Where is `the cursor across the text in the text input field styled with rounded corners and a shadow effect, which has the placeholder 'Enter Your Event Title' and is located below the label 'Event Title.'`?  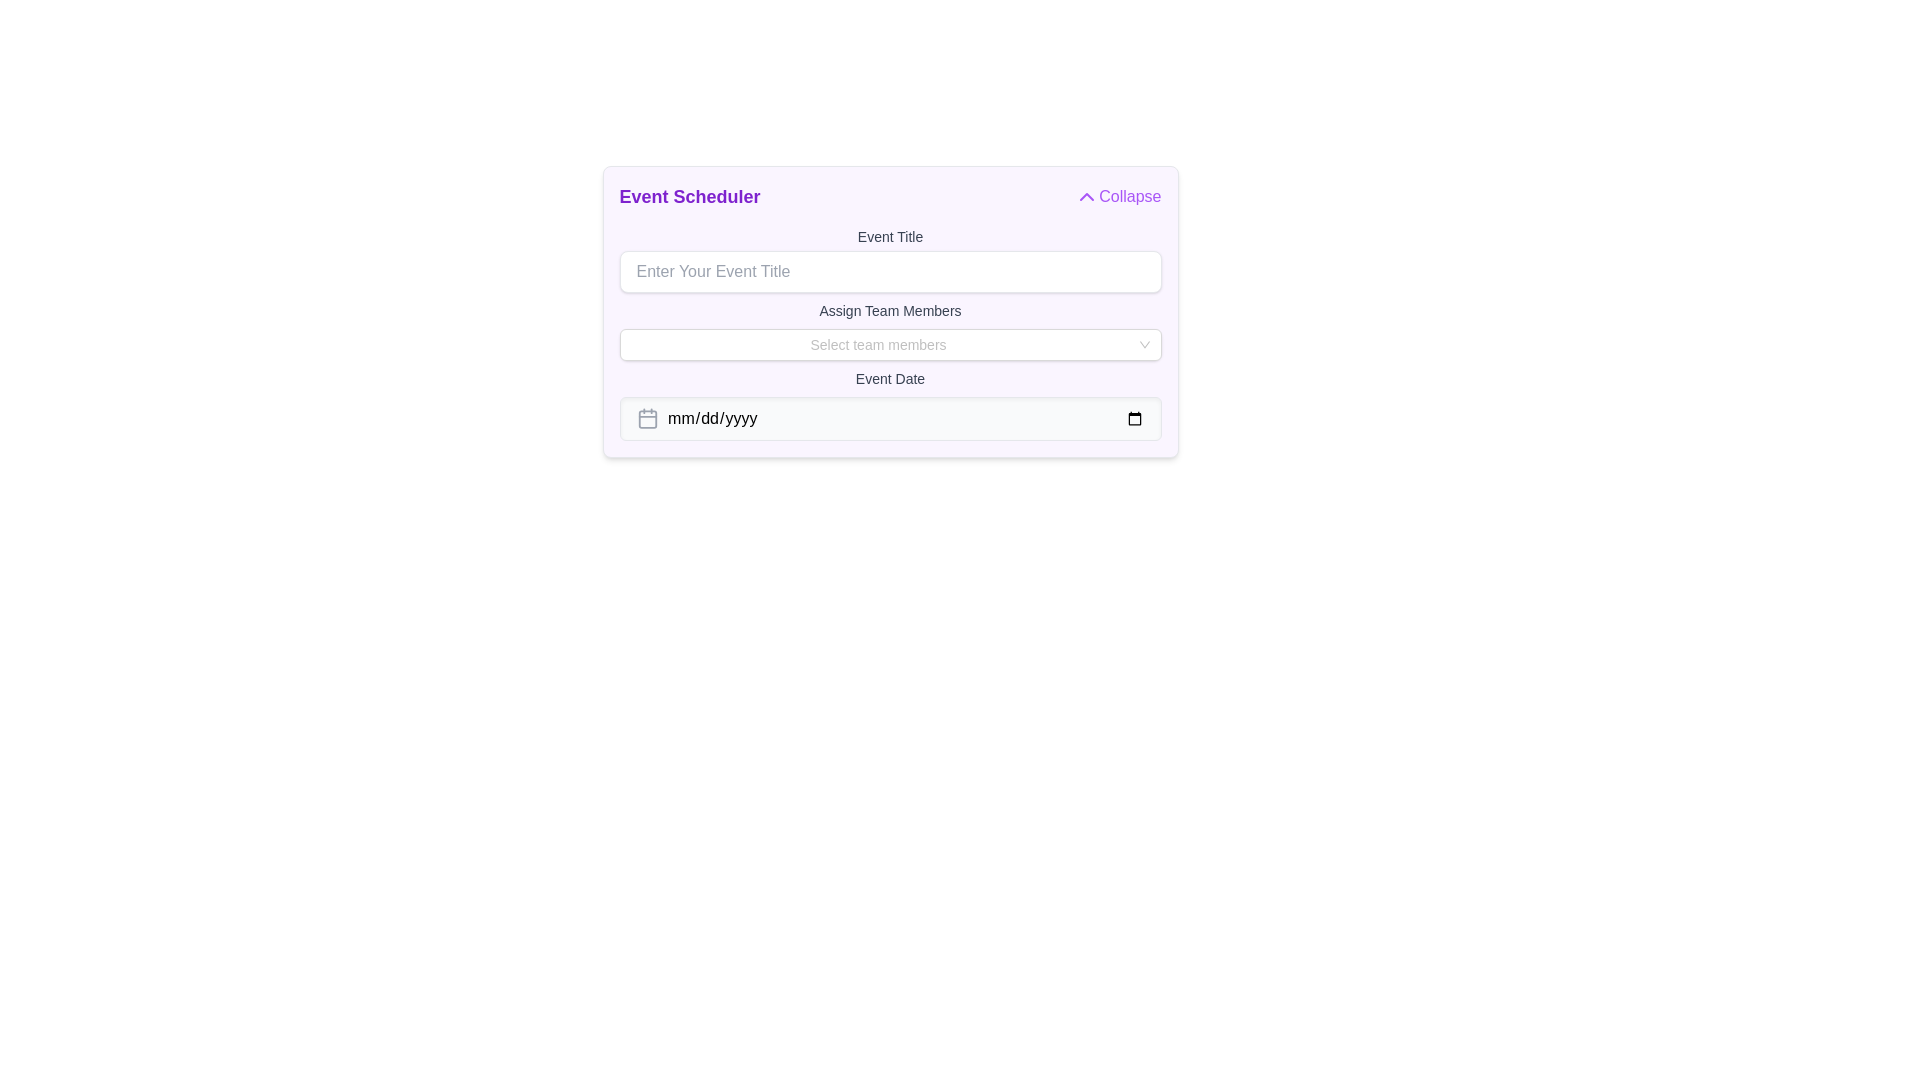
the cursor across the text in the text input field styled with rounded corners and a shadow effect, which has the placeholder 'Enter Your Event Title' and is located below the label 'Event Title.' is located at coordinates (889, 258).